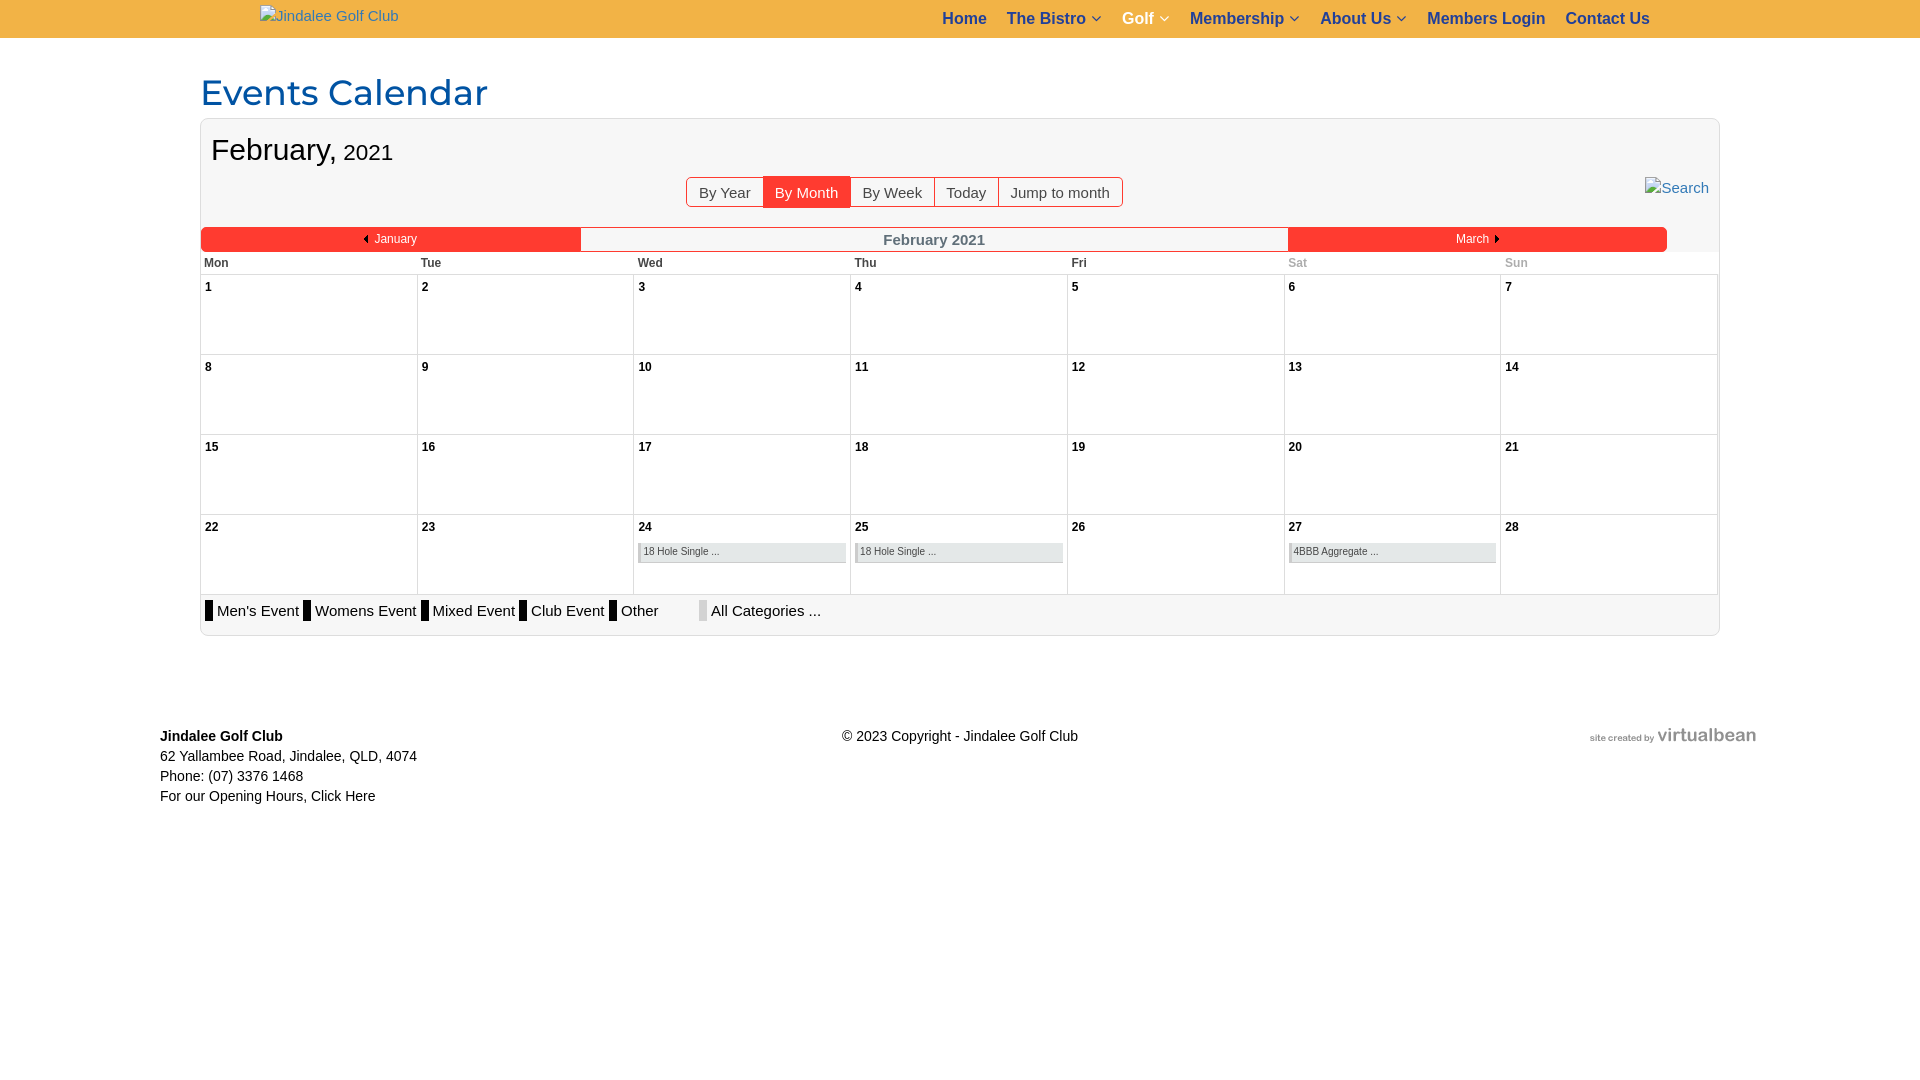 The height and width of the screenshot is (1080, 1920). What do you see at coordinates (964, 19) in the screenshot?
I see `'Home'` at bounding box center [964, 19].